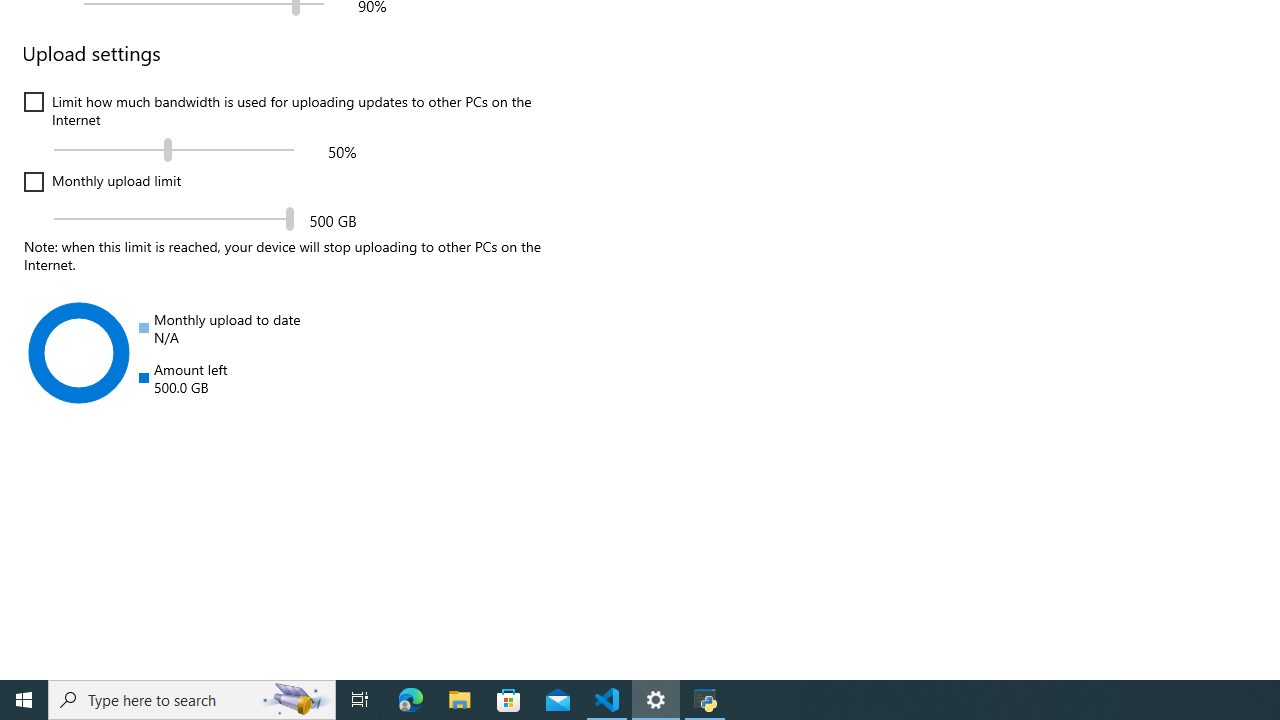 The width and height of the screenshot is (1280, 720). Describe the element at coordinates (509, 698) in the screenshot. I see `'Microsoft Store'` at that location.